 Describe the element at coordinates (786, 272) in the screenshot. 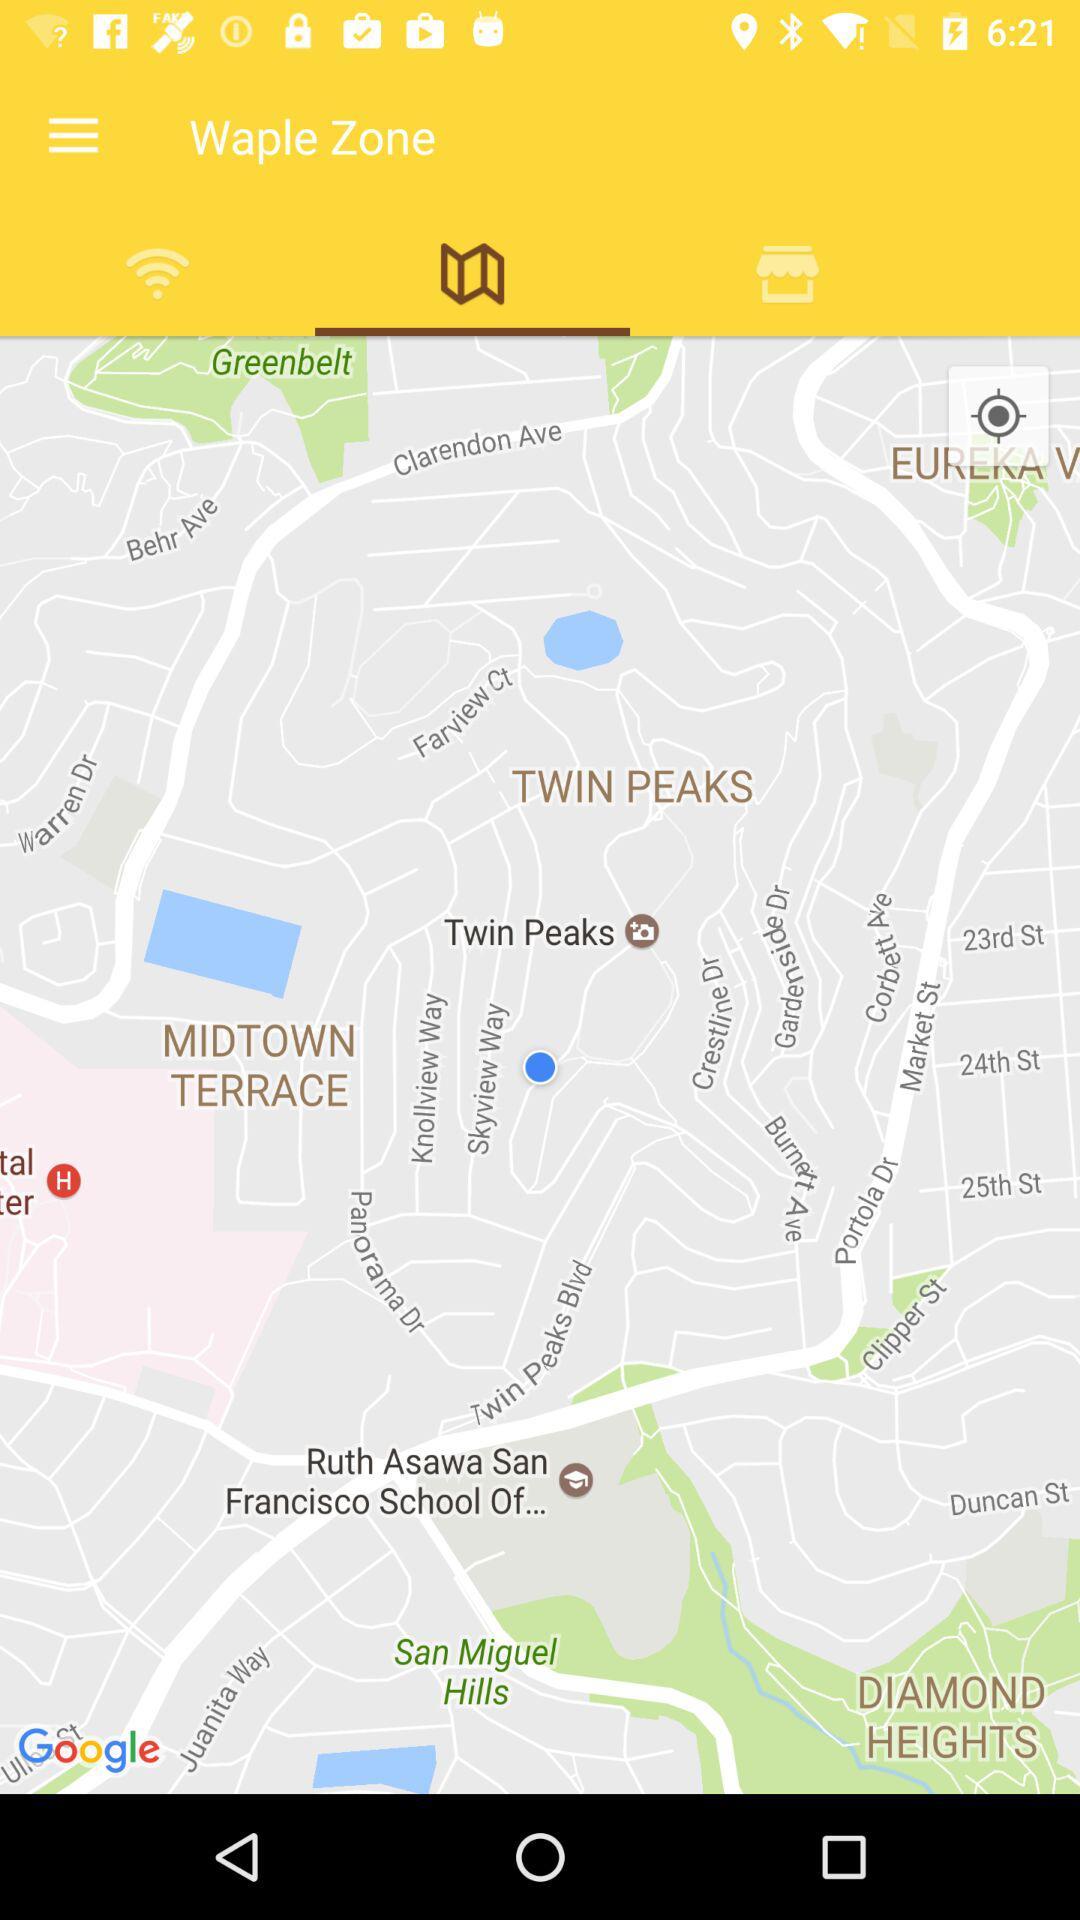

I see `store locations` at that location.